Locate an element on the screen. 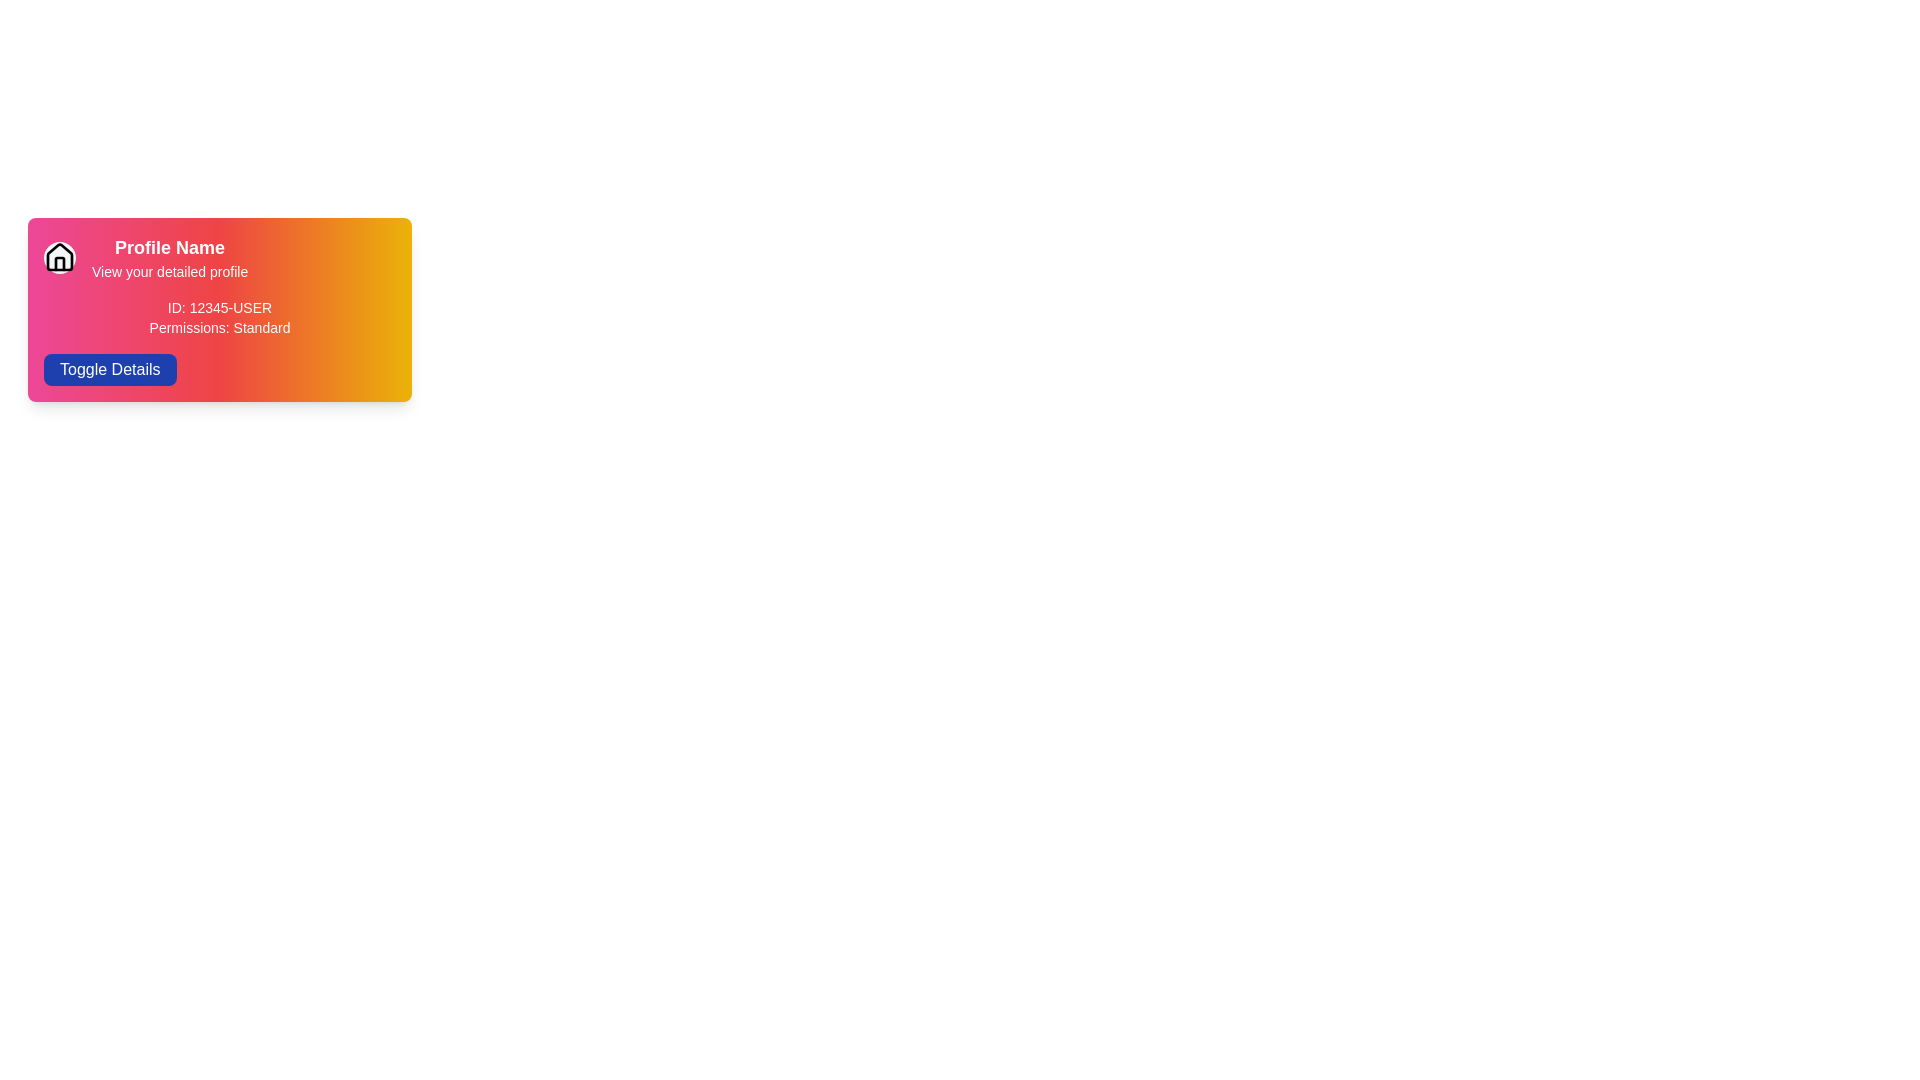  the non-interactive Label providing context or instructions about the user's profile, located beneath the 'Profile Name' text in the pink-to-orange gradient section is located at coordinates (170, 272).